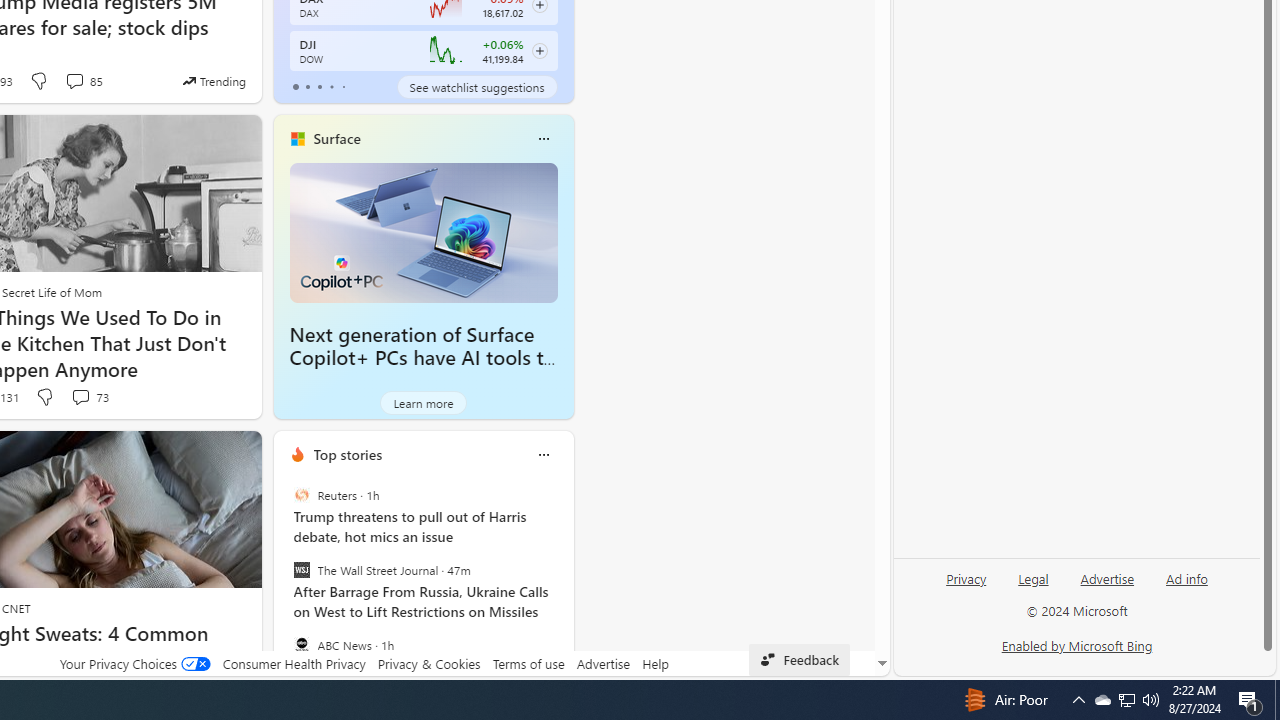 The width and height of the screenshot is (1280, 720). Describe the element at coordinates (80, 397) in the screenshot. I see `'View comments 73 Comment'` at that location.